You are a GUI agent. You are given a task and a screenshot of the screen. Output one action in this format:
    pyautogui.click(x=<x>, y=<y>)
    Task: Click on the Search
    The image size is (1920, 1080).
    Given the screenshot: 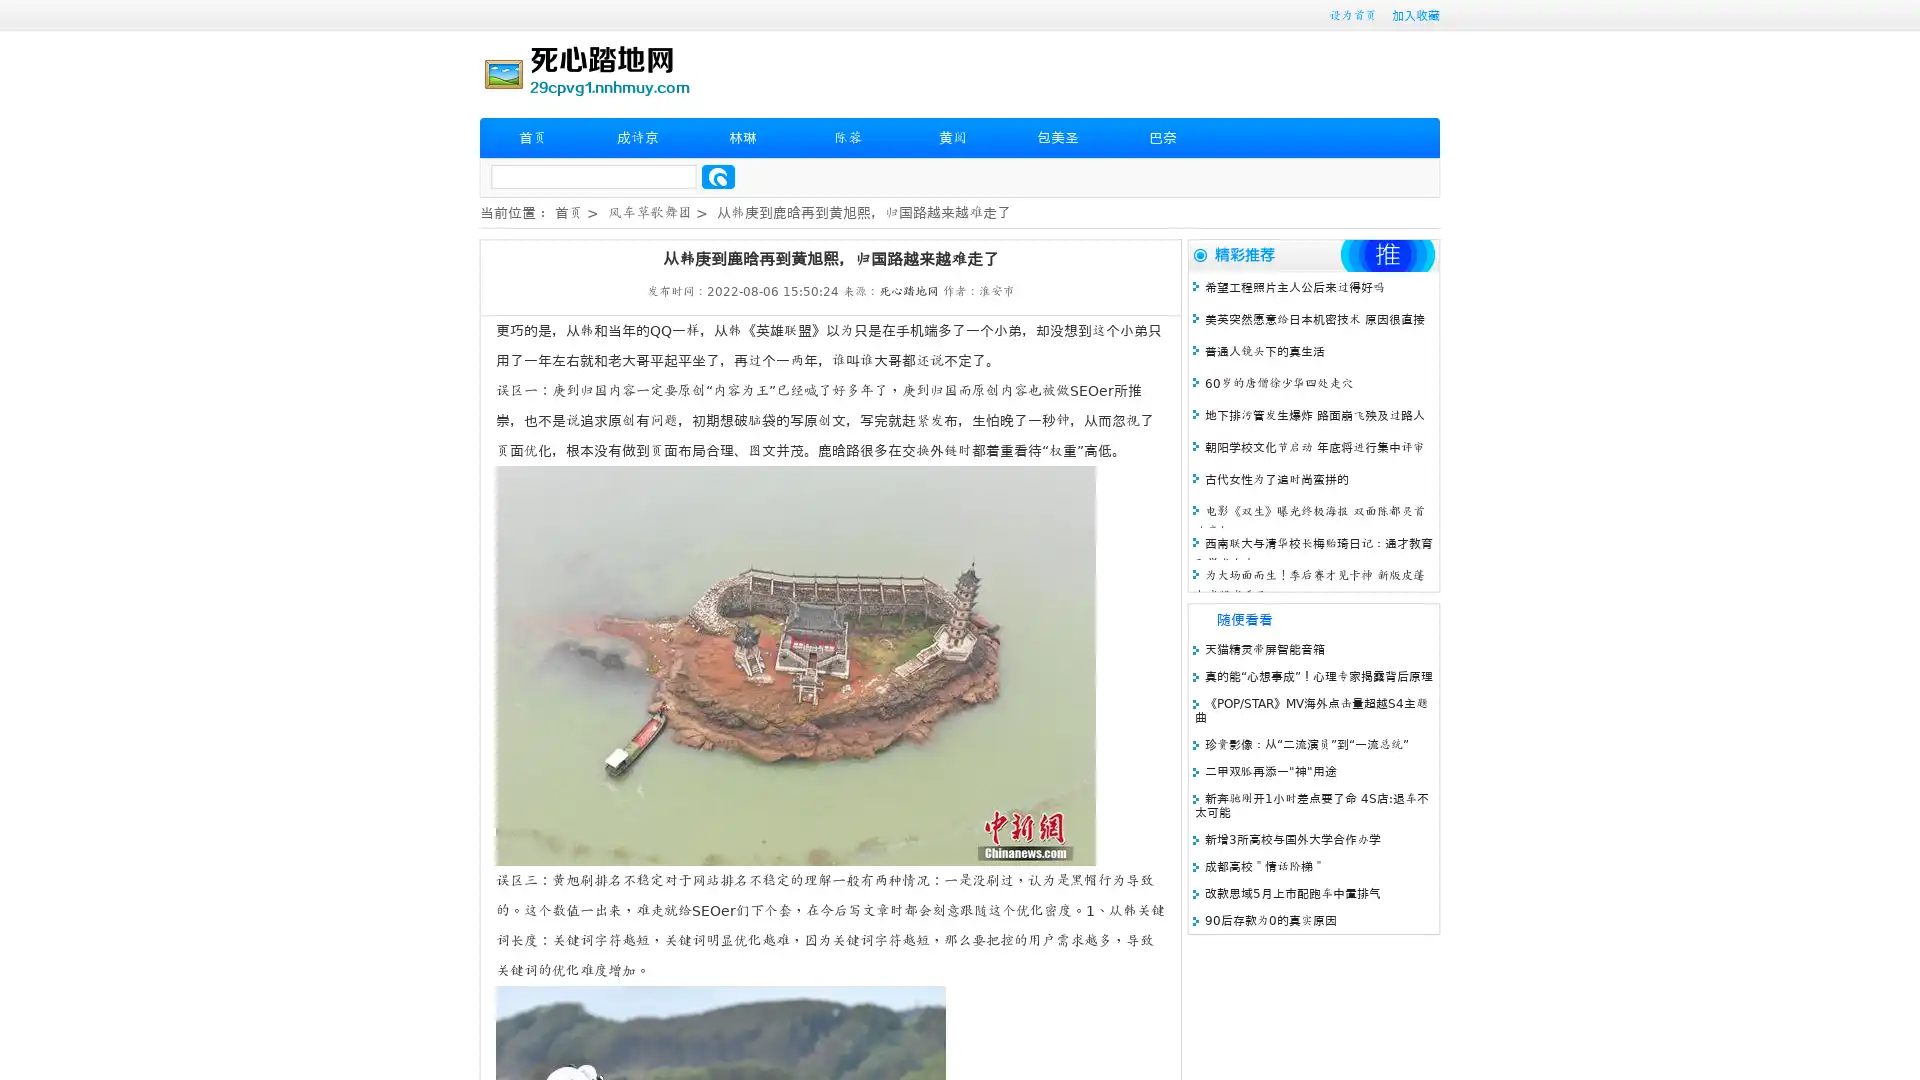 What is the action you would take?
    pyautogui.click(x=718, y=176)
    